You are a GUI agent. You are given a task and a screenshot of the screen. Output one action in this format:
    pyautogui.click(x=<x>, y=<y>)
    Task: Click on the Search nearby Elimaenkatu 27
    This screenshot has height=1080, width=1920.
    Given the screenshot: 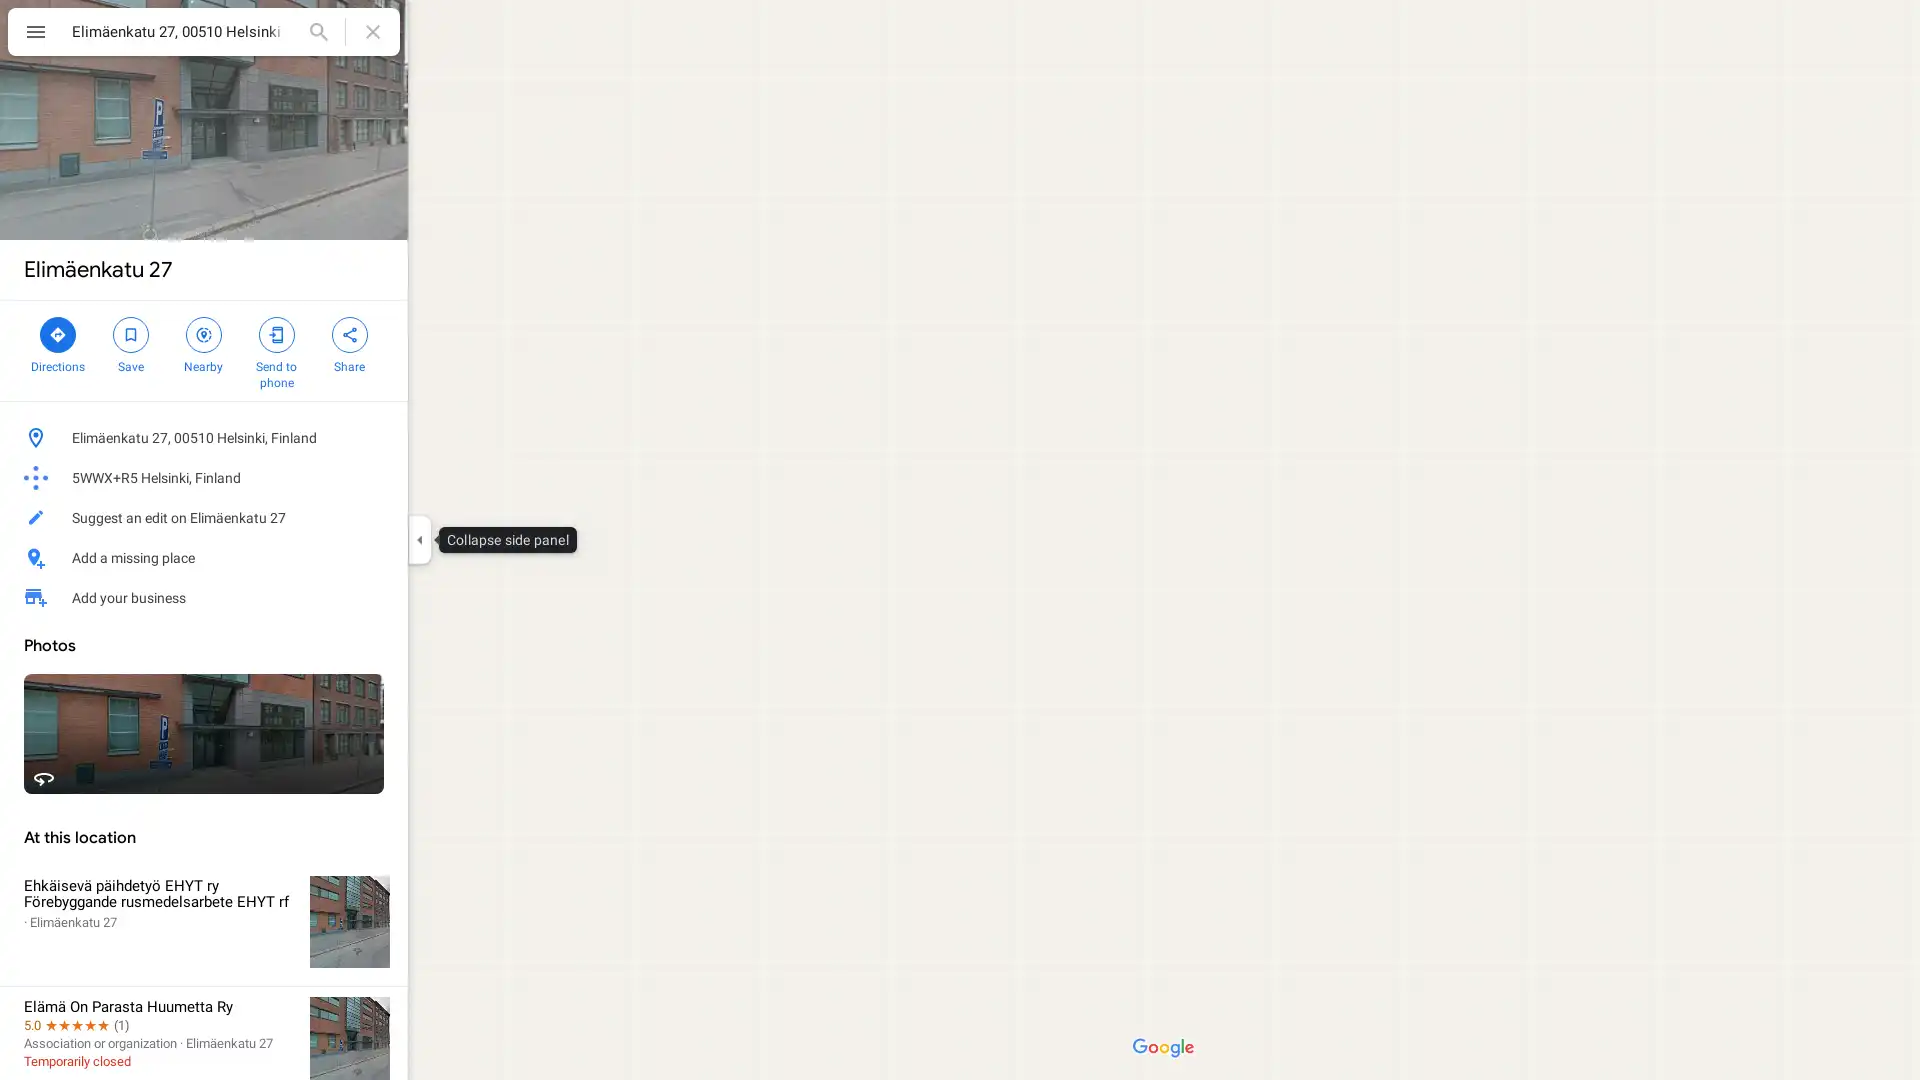 What is the action you would take?
    pyautogui.click(x=203, y=342)
    